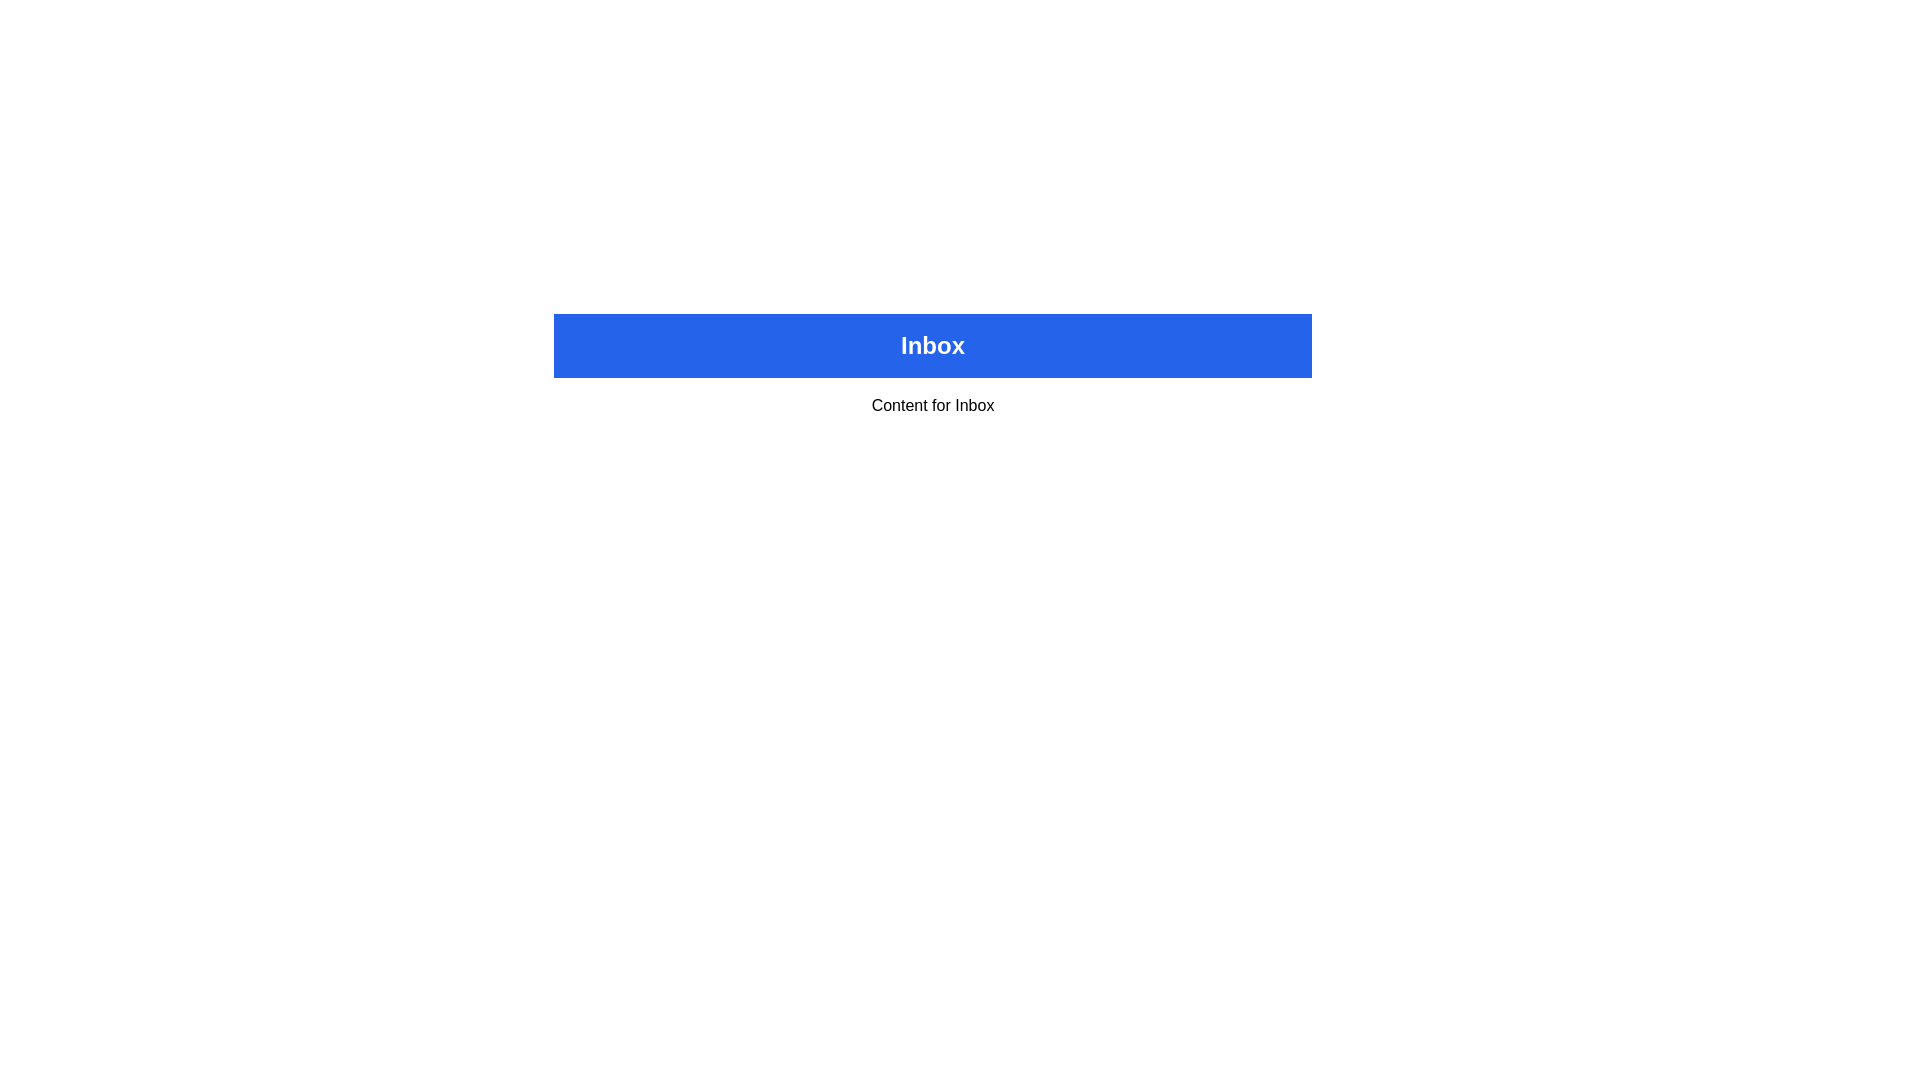 The image size is (1920, 1080). What do you see at coordinates (931, 345) in the screenshot?
I see `the non-interactive header labeled 'Inbox' at the top section of the application, which indicates the current section or mode` at bounding box center [931, 345].